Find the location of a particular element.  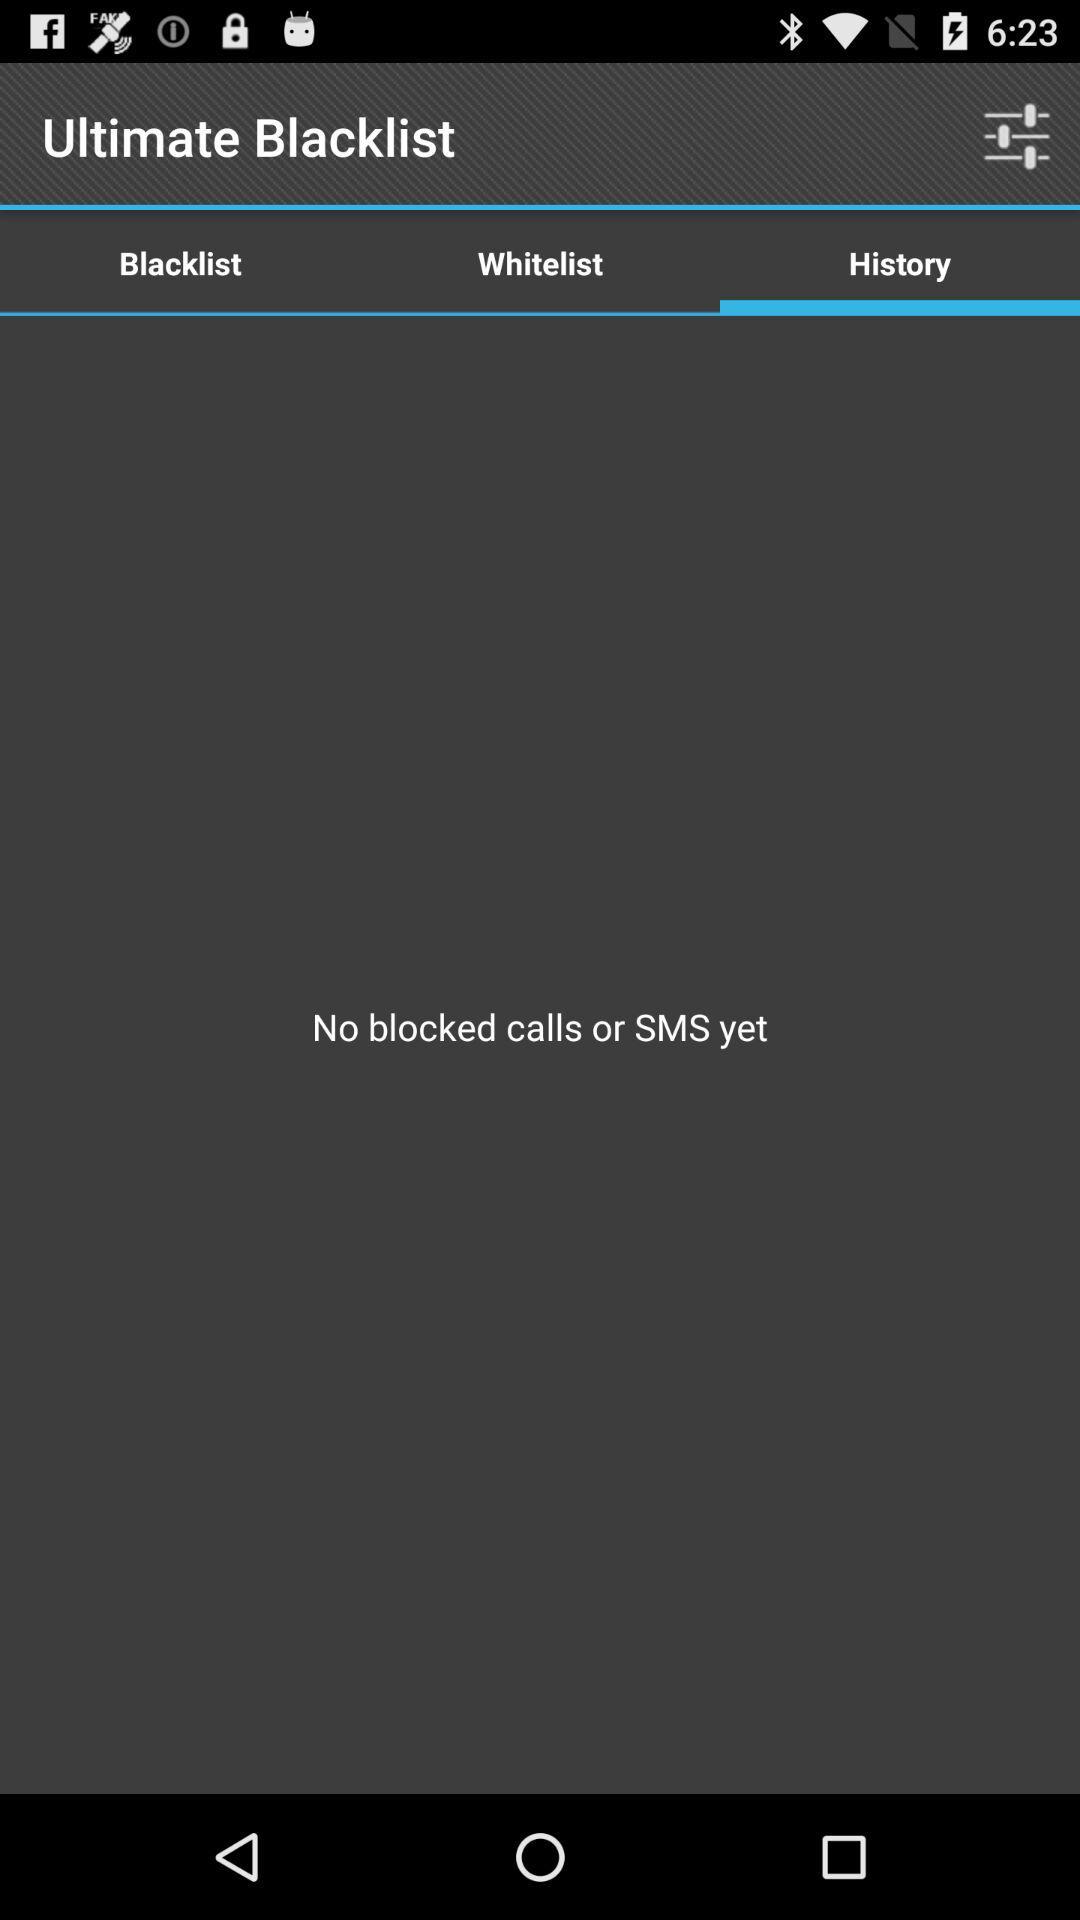

item next to the whitelist item is located at coordinates (898, 261).